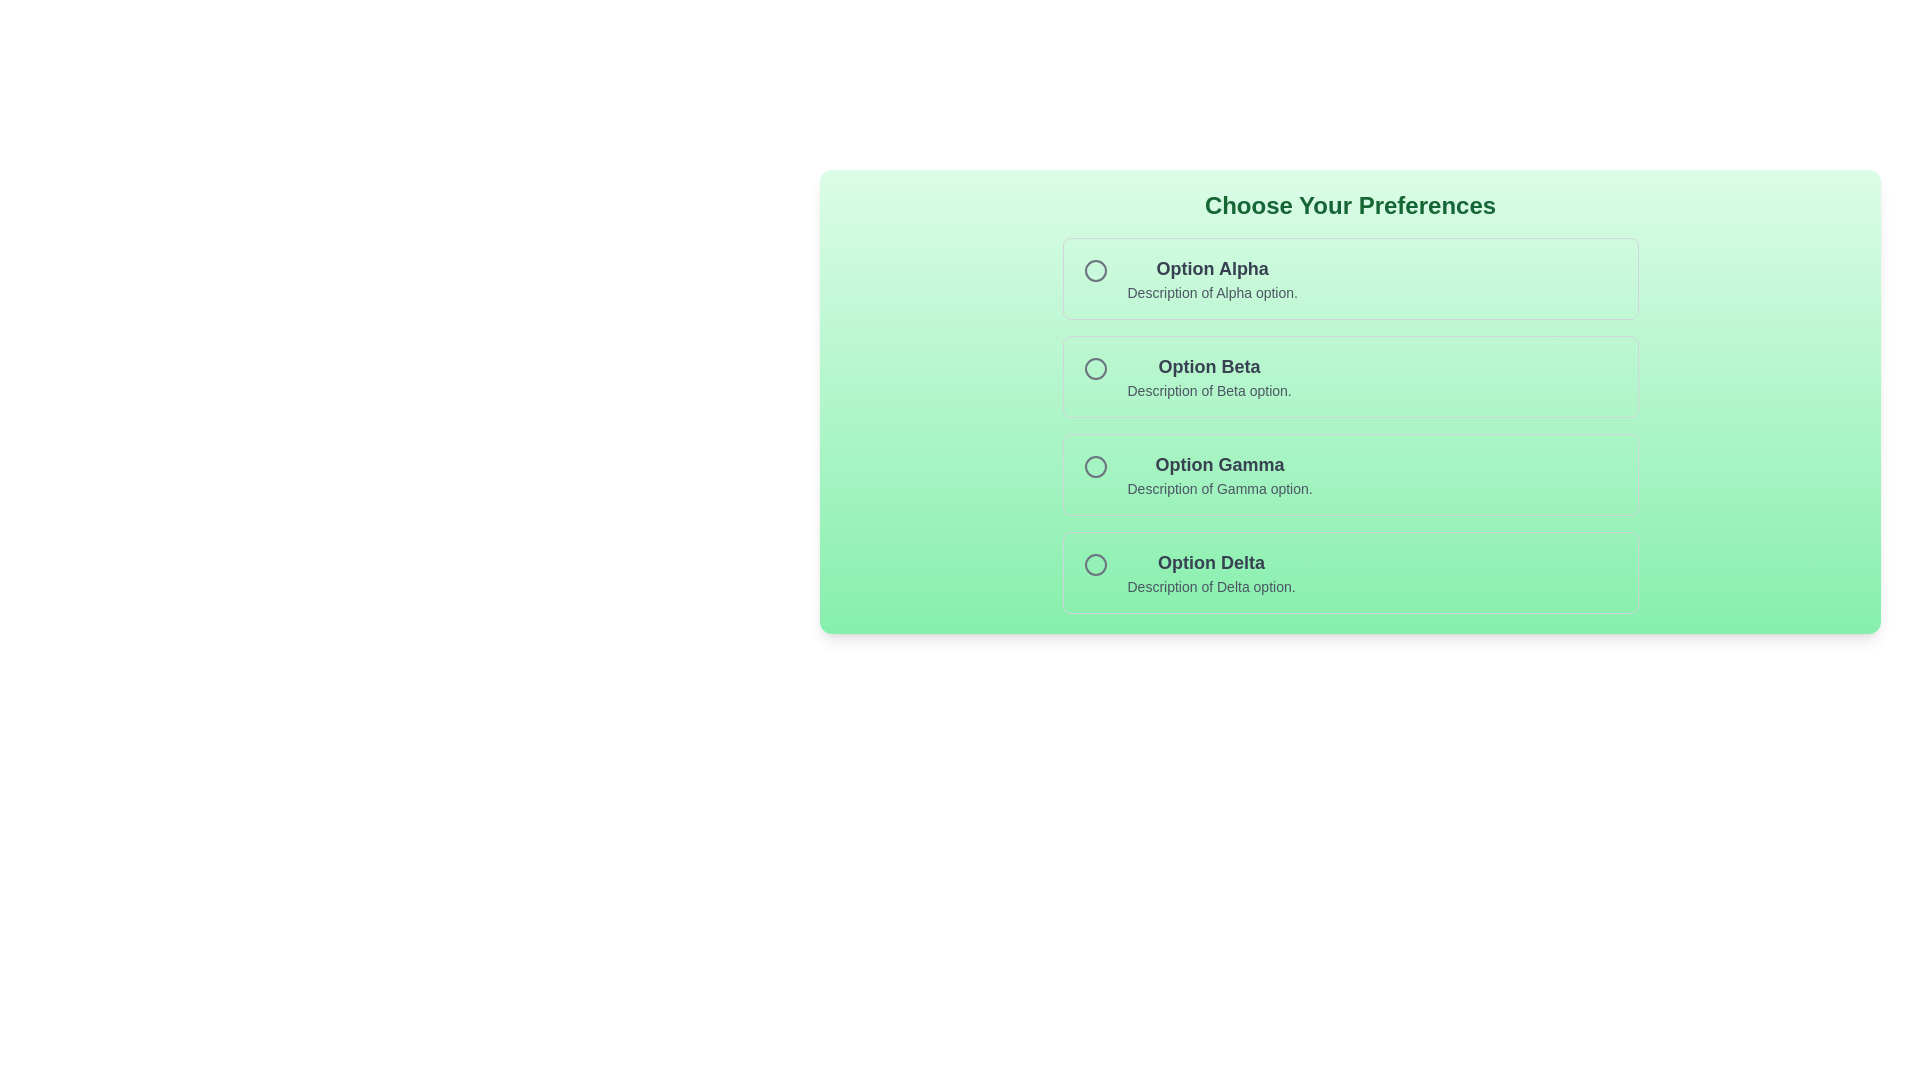 The width and height of the screenshot is (1920, 1080). I want to click on the interactive radio button located to the left of 'Option Delta', so click(1094, 564).